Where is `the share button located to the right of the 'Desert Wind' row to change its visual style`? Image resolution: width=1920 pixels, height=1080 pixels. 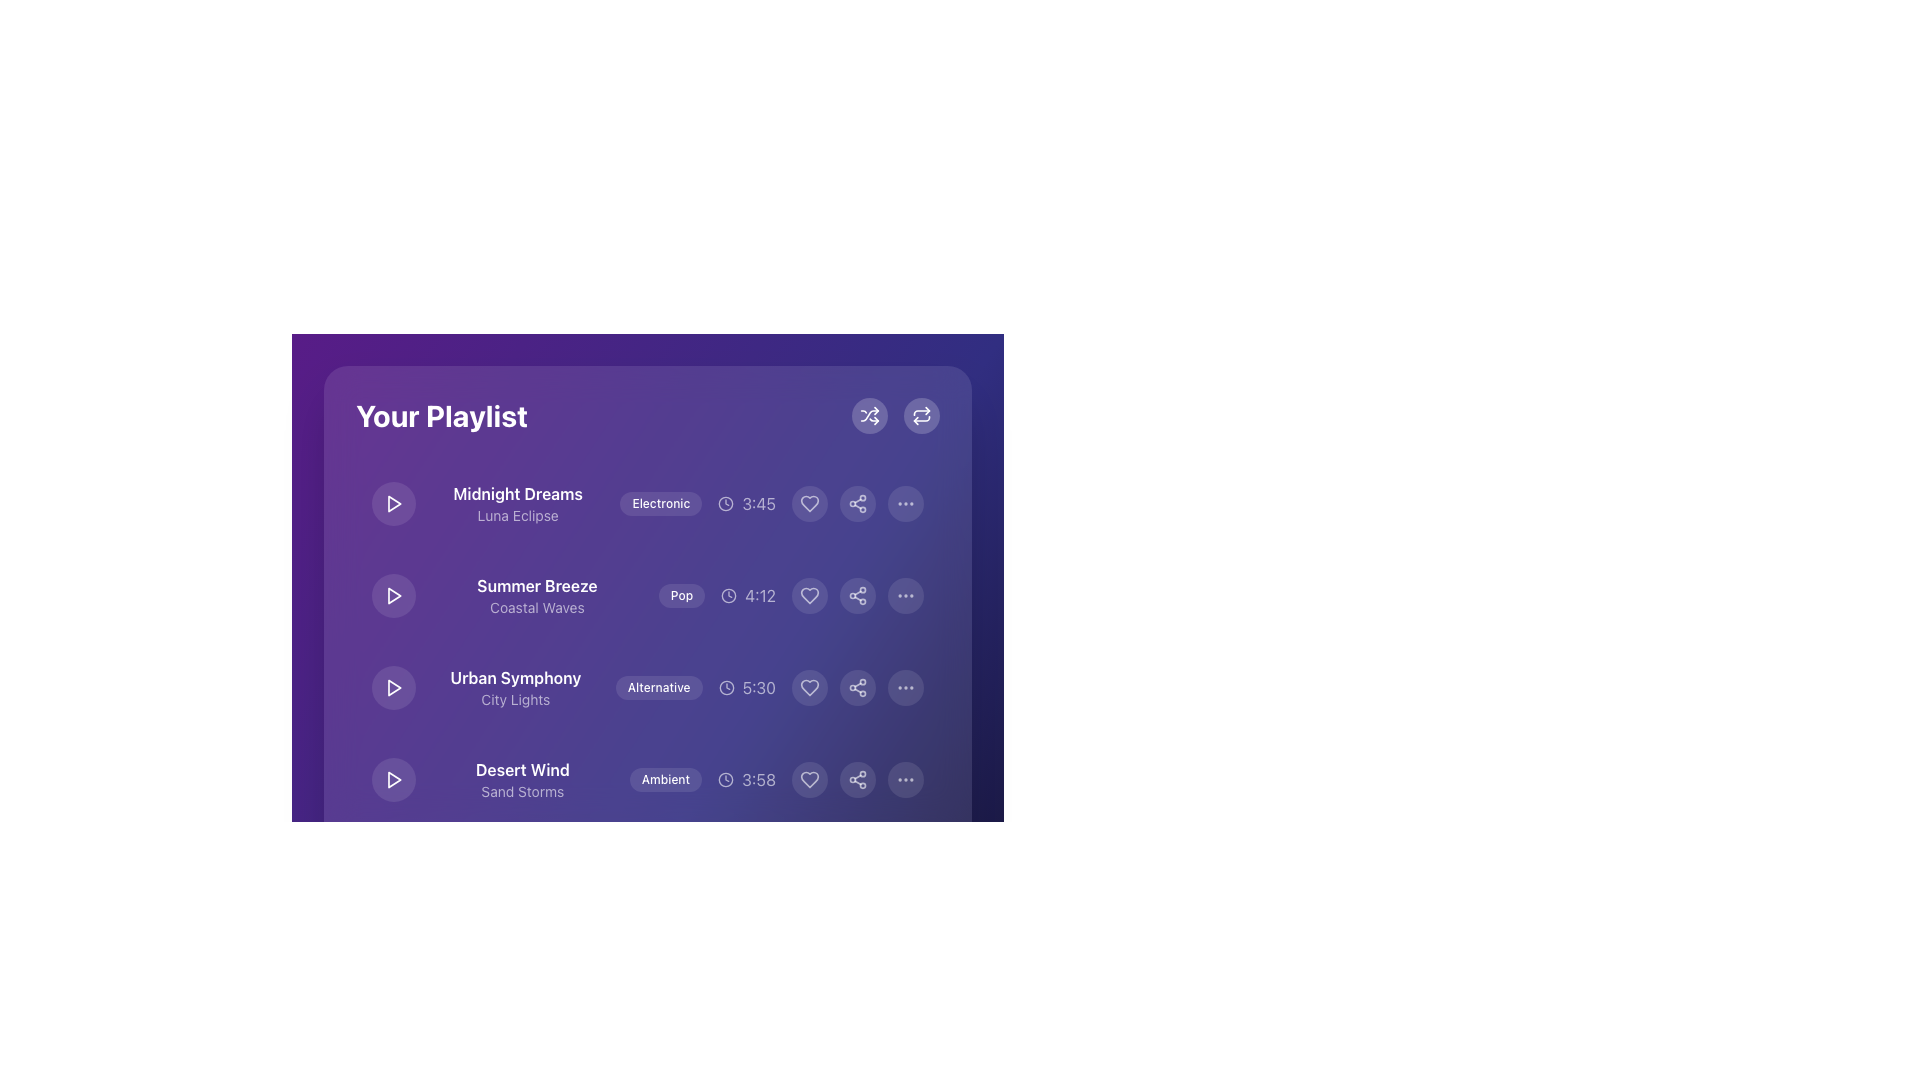 the share button located to the right of the 'Desert Wind' row to change its visual style is located at coordinates (858, 778).